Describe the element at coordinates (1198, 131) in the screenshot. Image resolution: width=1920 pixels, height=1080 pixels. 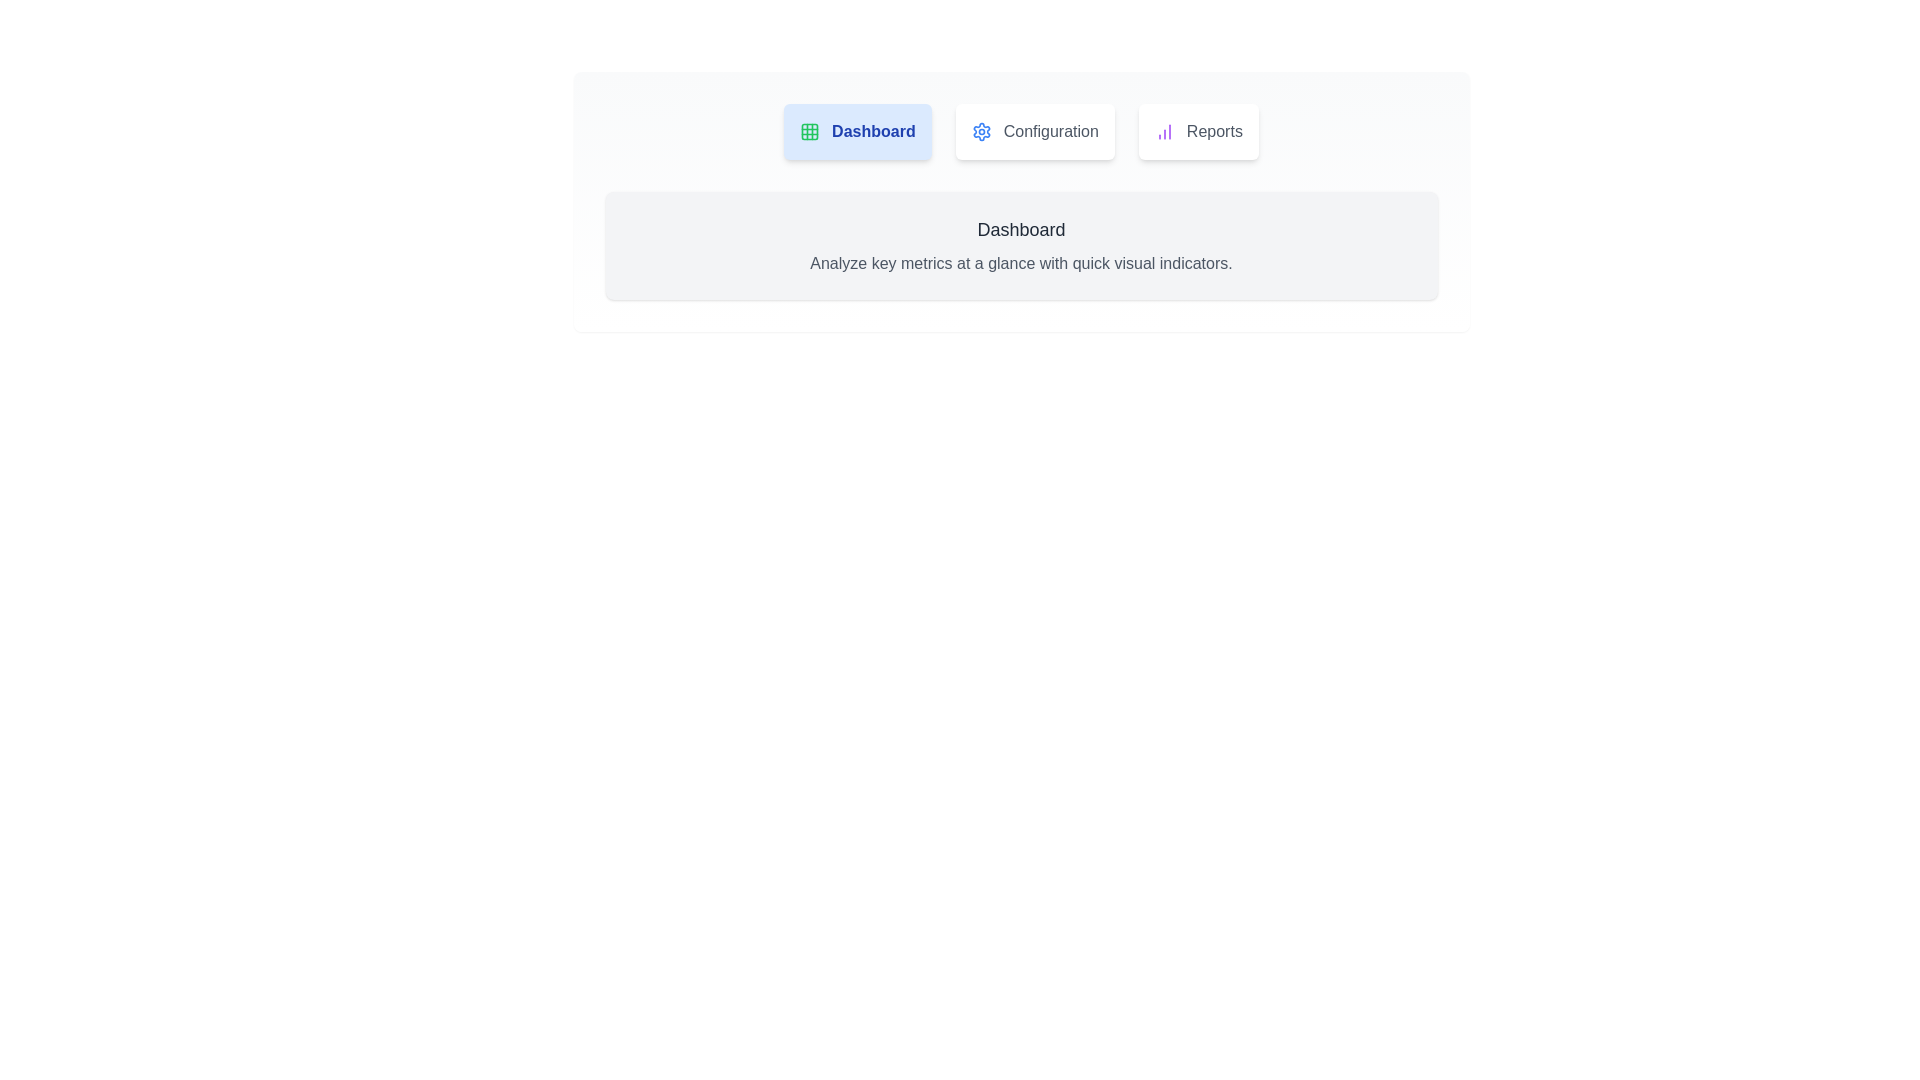
I see `the Reports tab to switch to its content` at that location.